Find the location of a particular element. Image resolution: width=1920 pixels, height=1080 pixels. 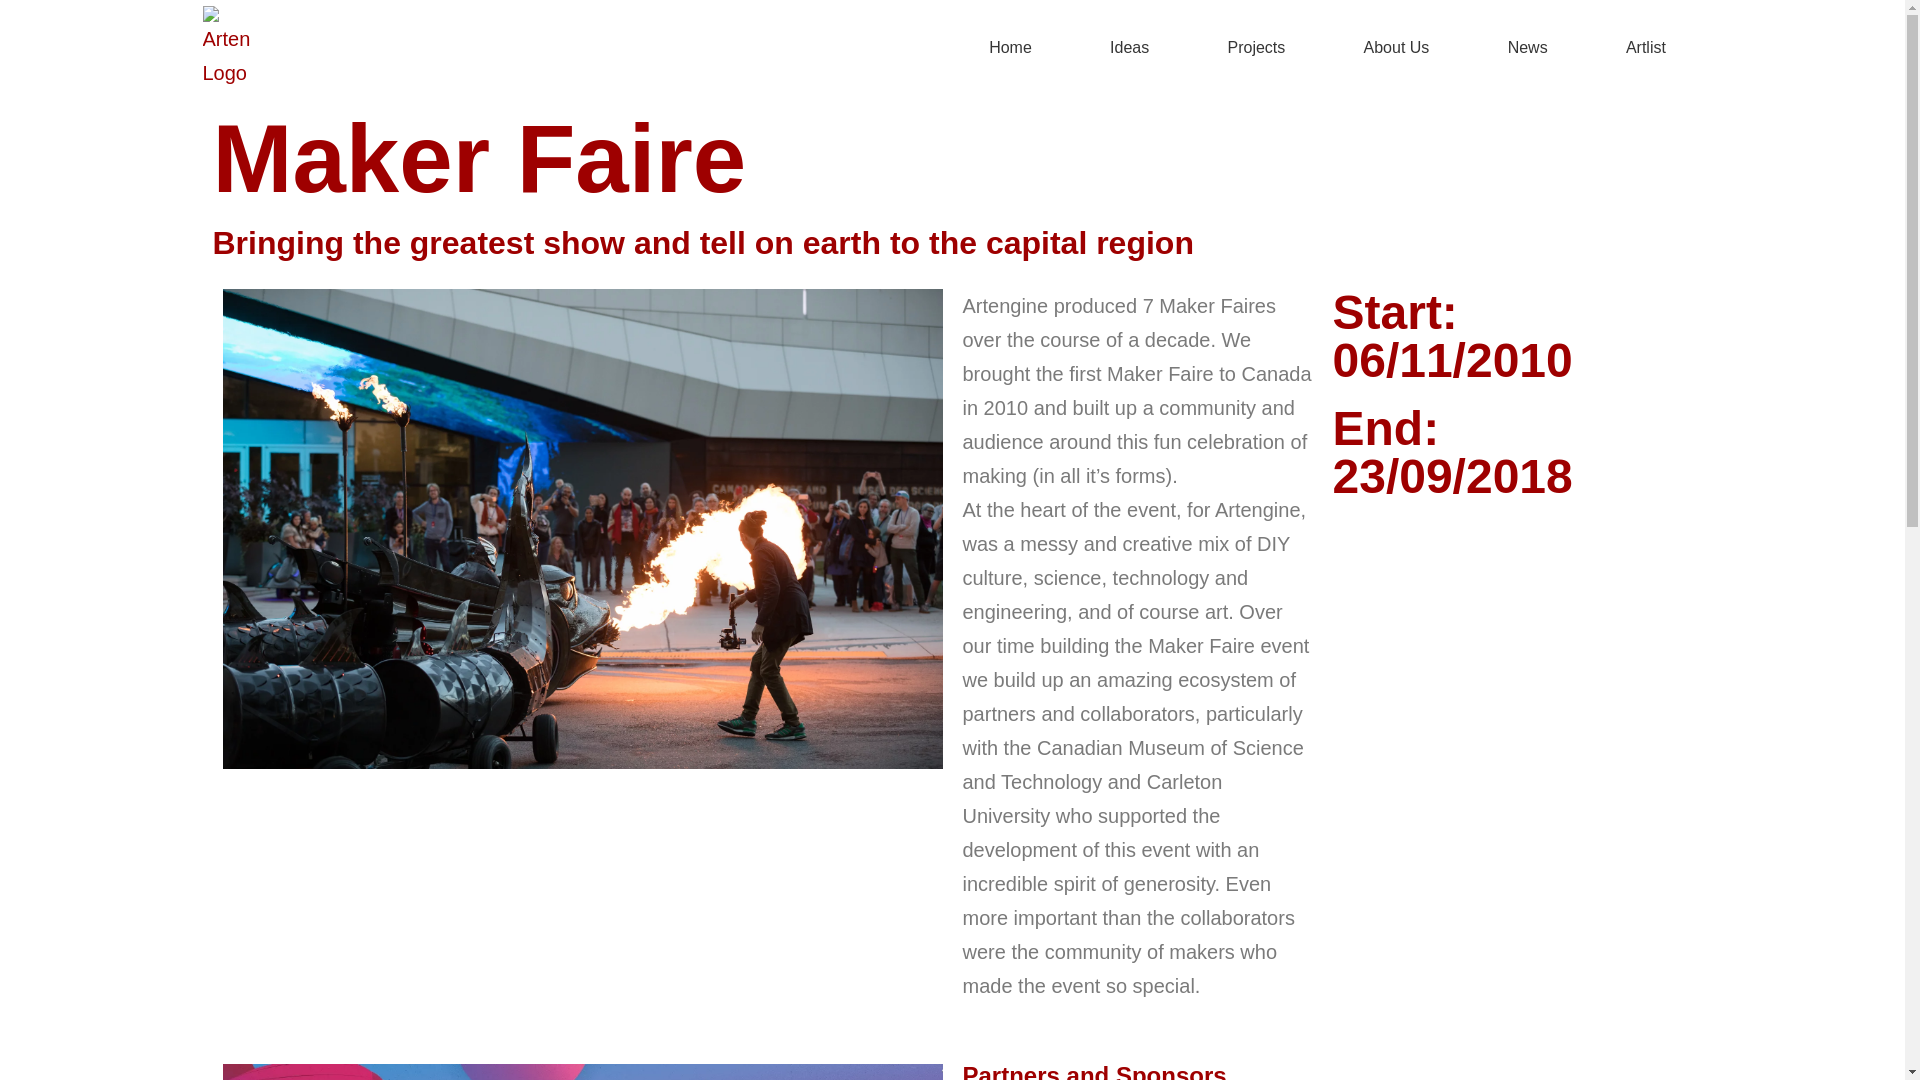

'Ideas' is located at coordinates (1128, 46).